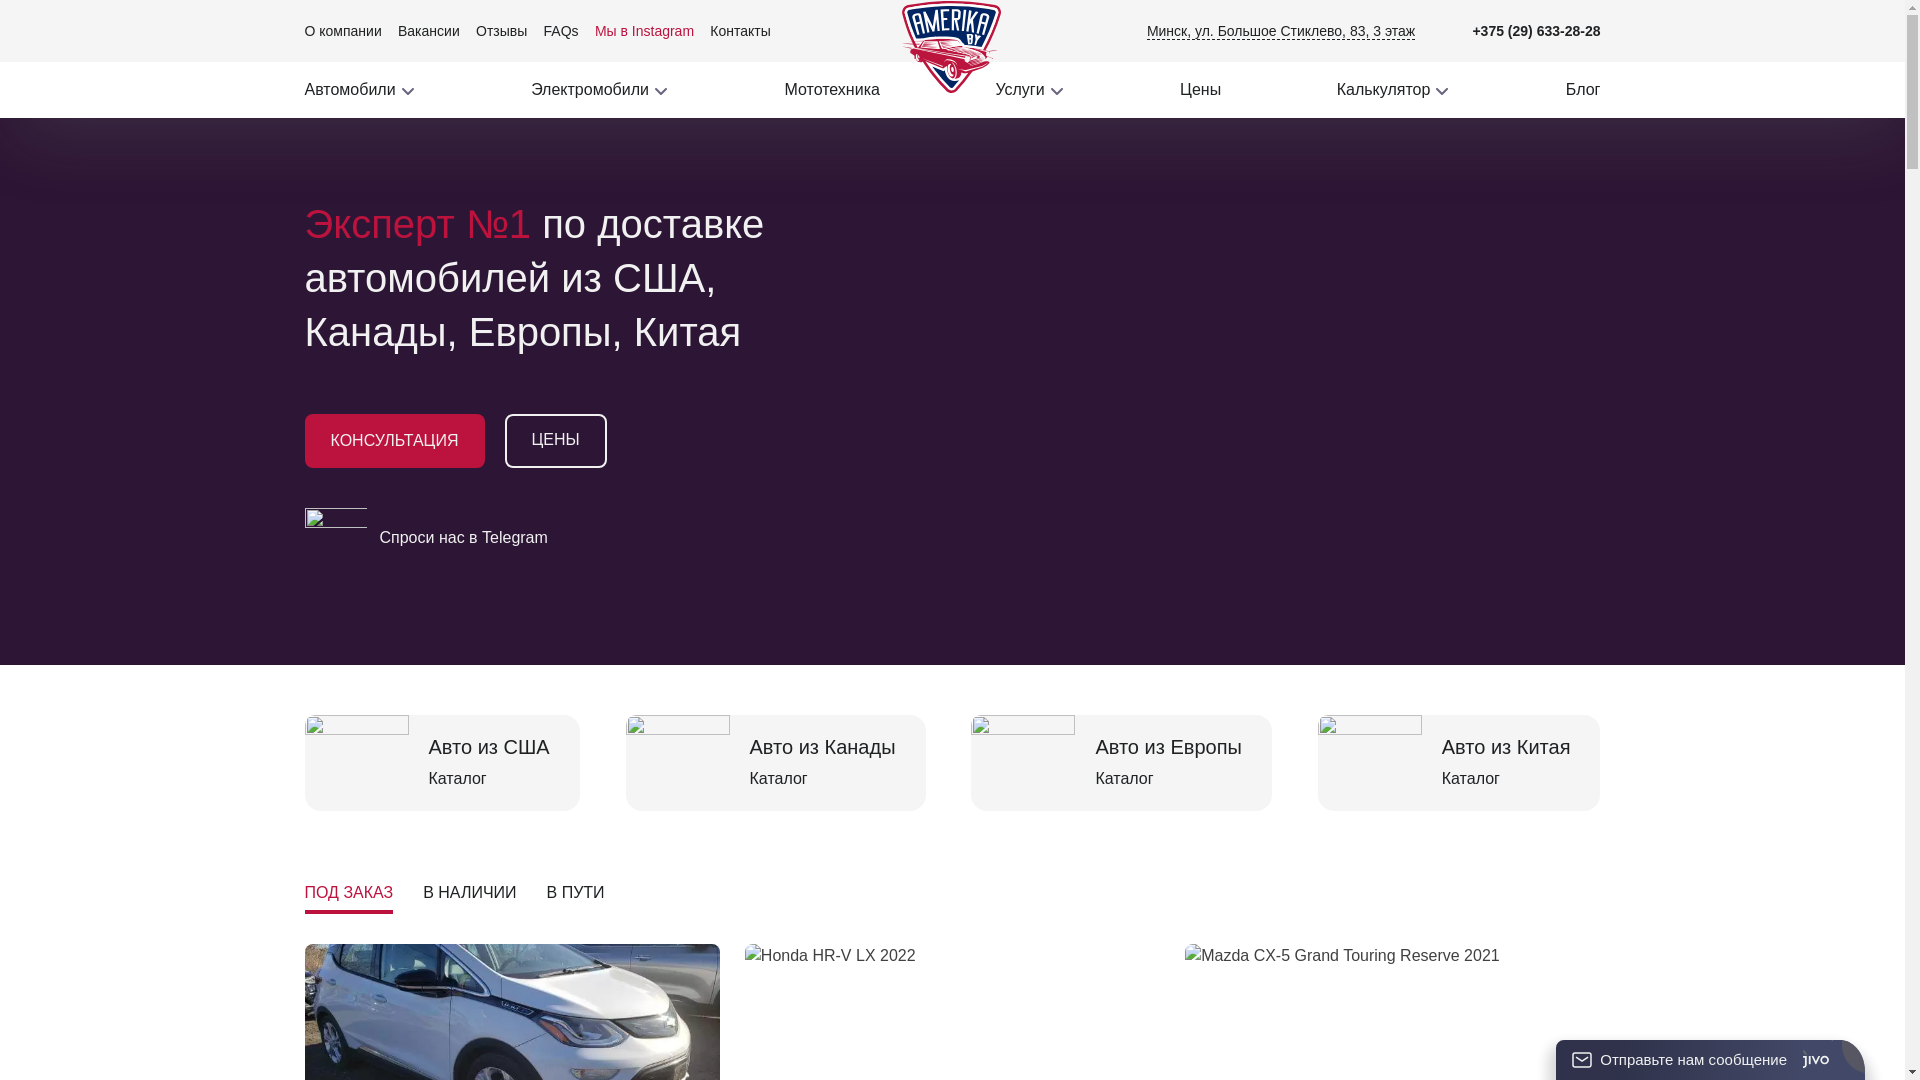 This screenshot has height=1080, width=1920. What do you see at coordinates (1535, 30) in the screenshot?
I see `'+375 (29) 633-28-28'` at bounding box center [1535, 30].